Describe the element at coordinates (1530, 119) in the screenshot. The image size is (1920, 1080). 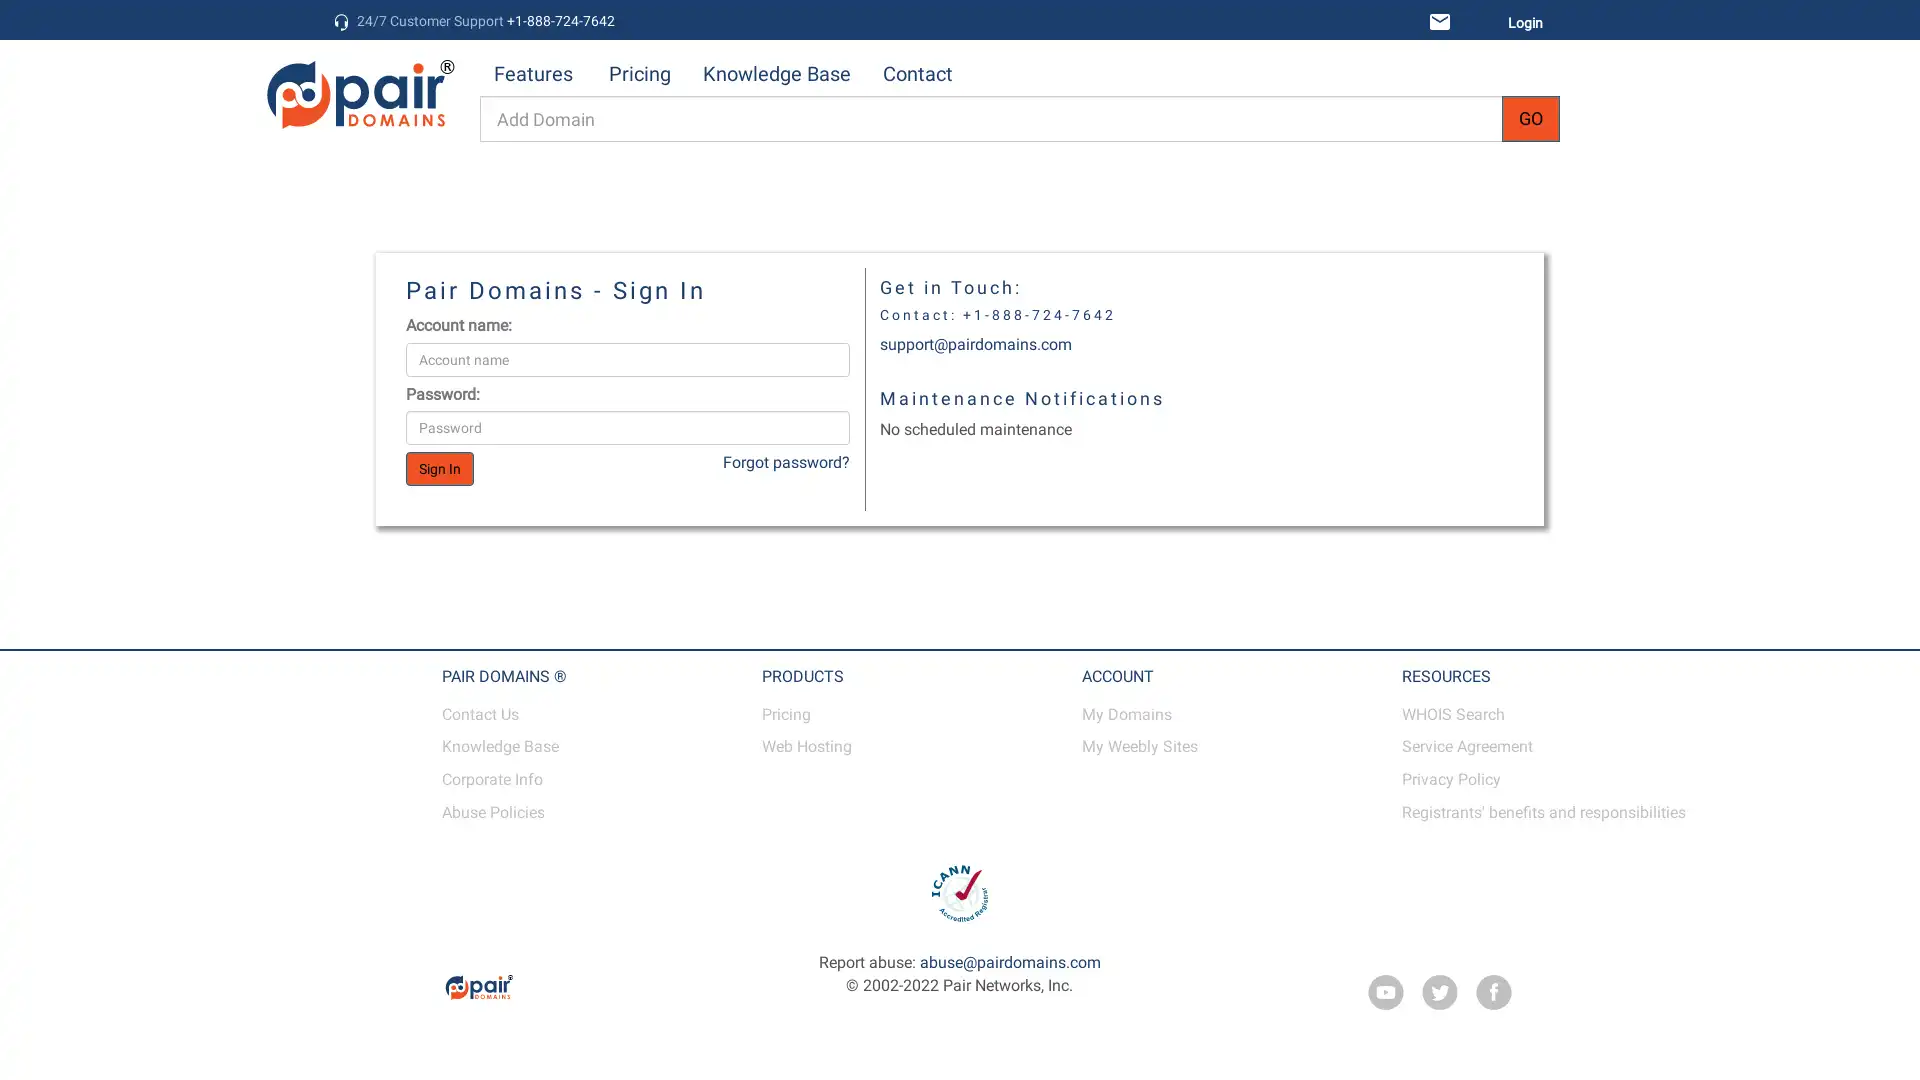
I see `GO` at that location.